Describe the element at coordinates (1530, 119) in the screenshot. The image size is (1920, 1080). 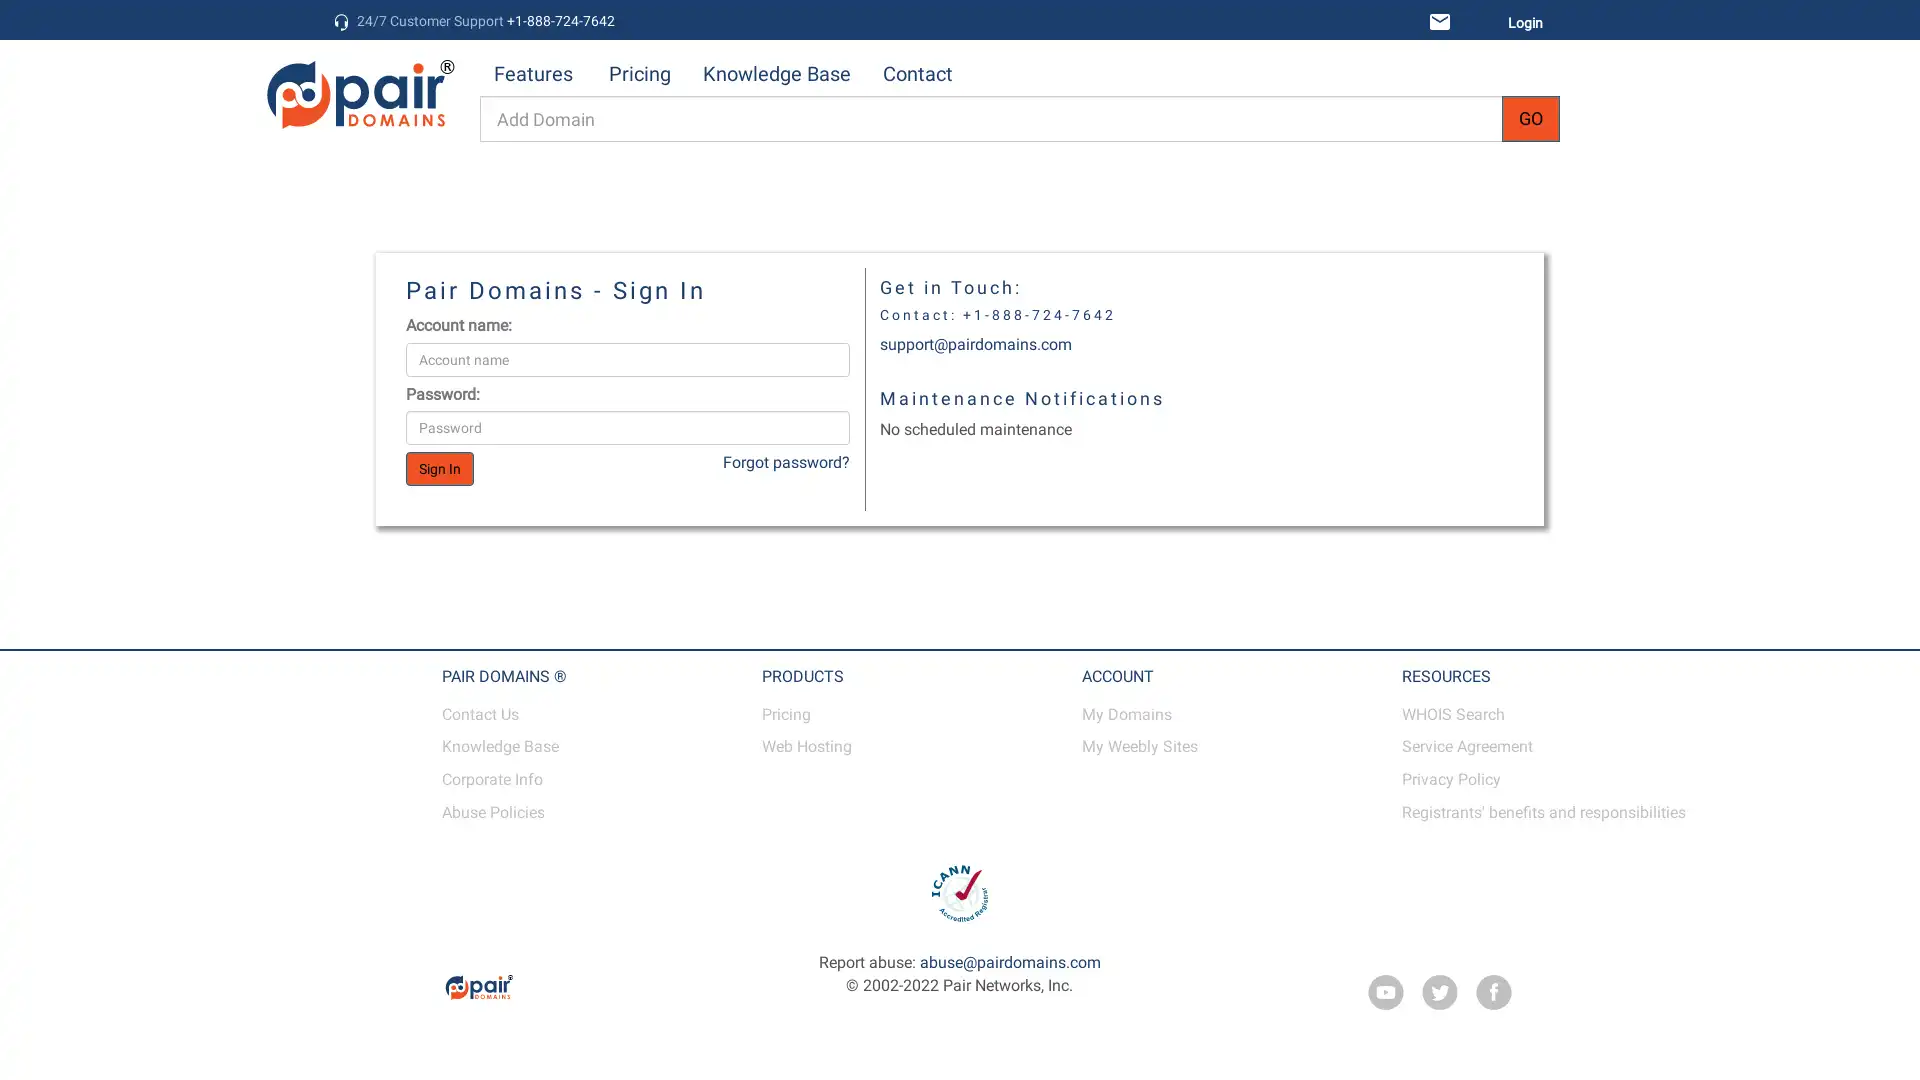
I see `GO` at that location.